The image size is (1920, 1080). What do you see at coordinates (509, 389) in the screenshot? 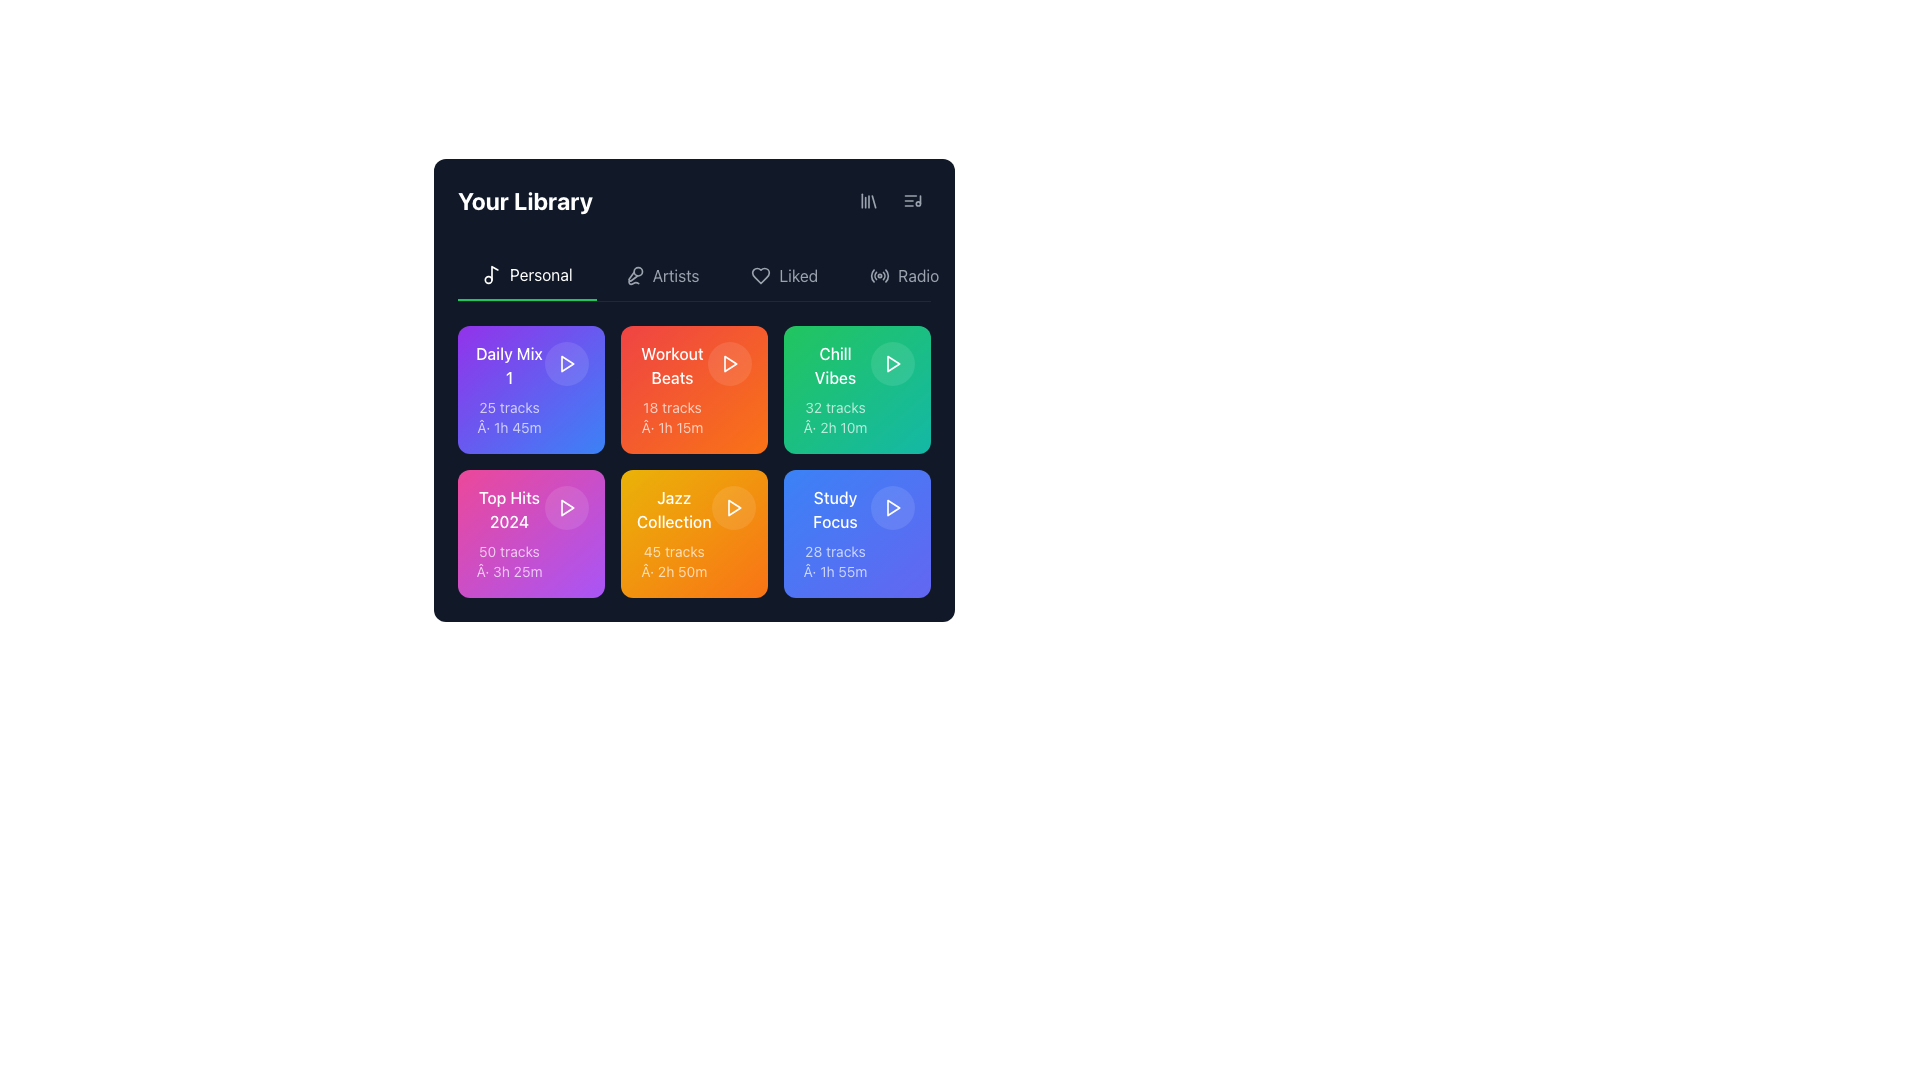
I see `the 'Daily Mix 1' card element located in the top-left corner under the 'Your Library' section, characterized by its gradient background from purple to blue and displaying '25 tracks · 1h 45m'` at bounding box center [509, 389].